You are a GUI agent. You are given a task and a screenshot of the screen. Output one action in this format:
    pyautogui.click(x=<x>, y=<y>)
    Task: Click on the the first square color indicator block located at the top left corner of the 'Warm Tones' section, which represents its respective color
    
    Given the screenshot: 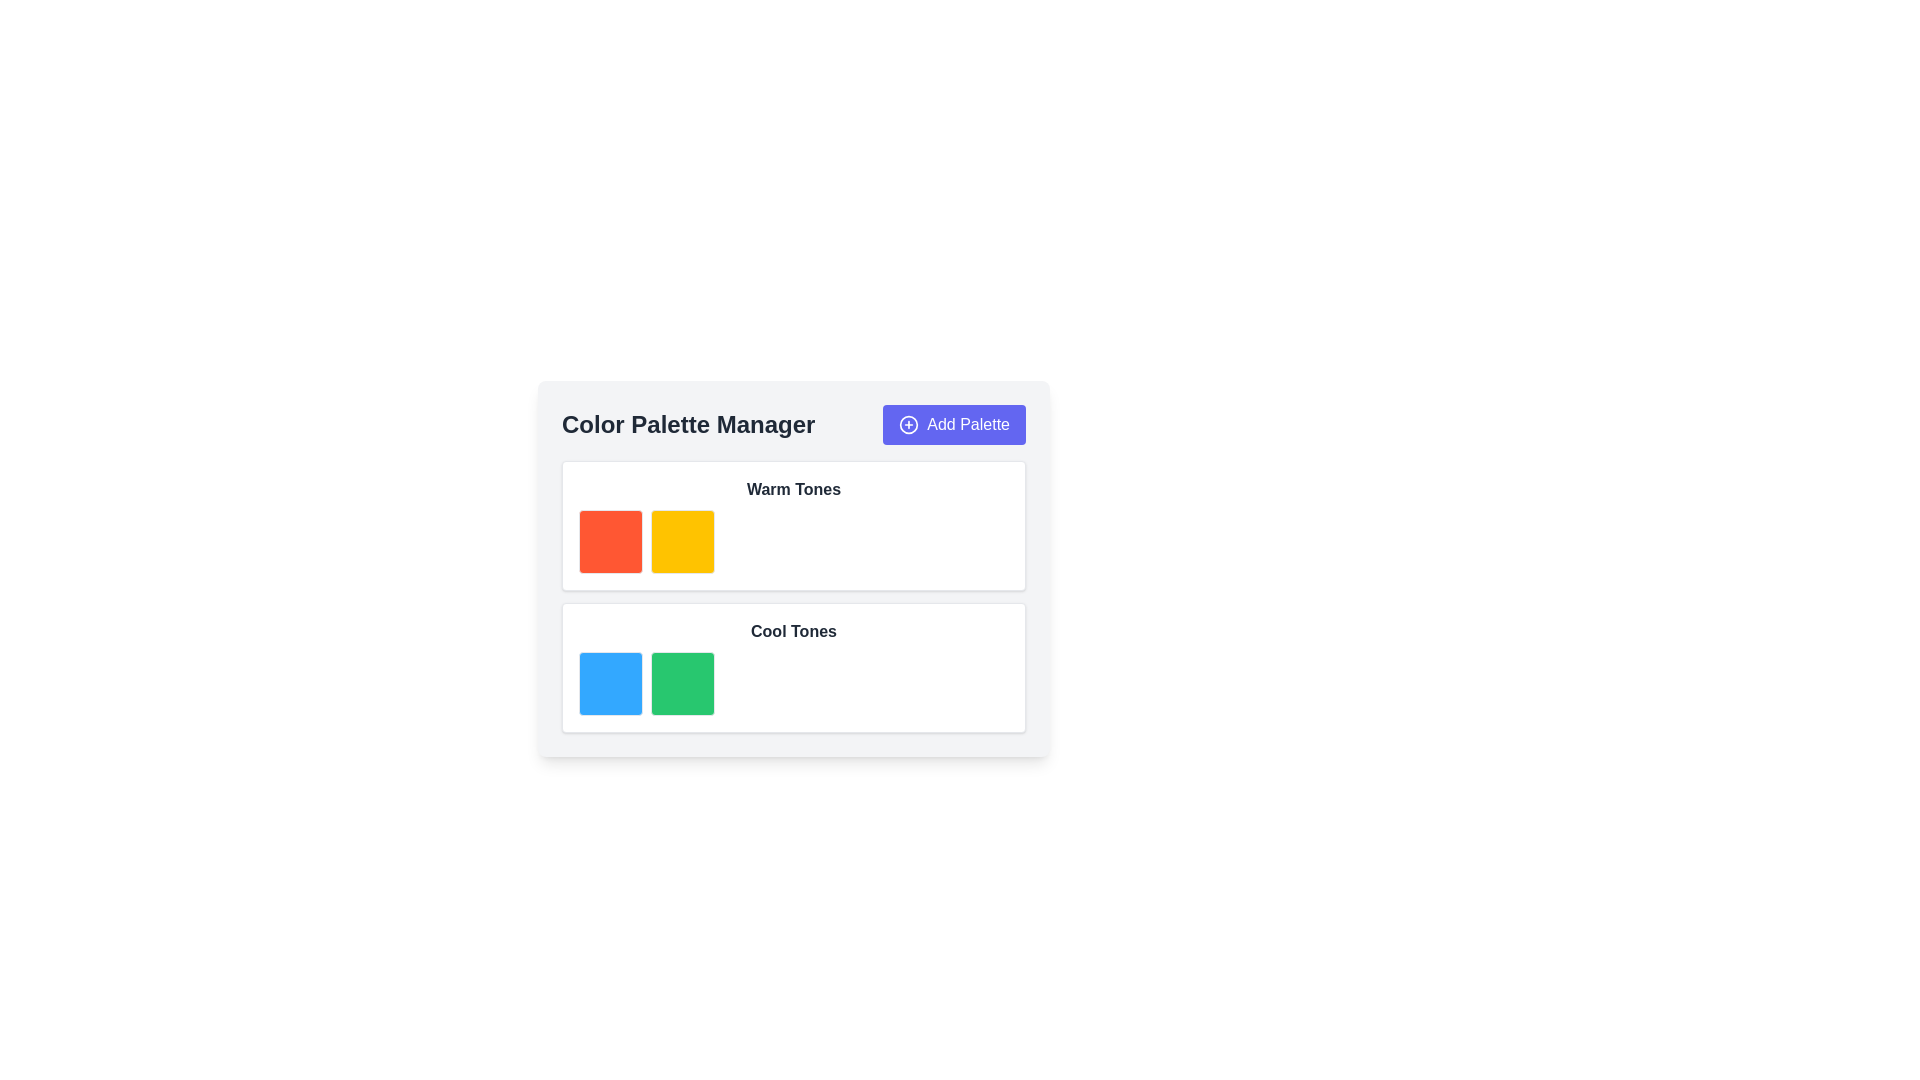 What is the action you would take?
    pyautogui.click(x=609, y=542)
    